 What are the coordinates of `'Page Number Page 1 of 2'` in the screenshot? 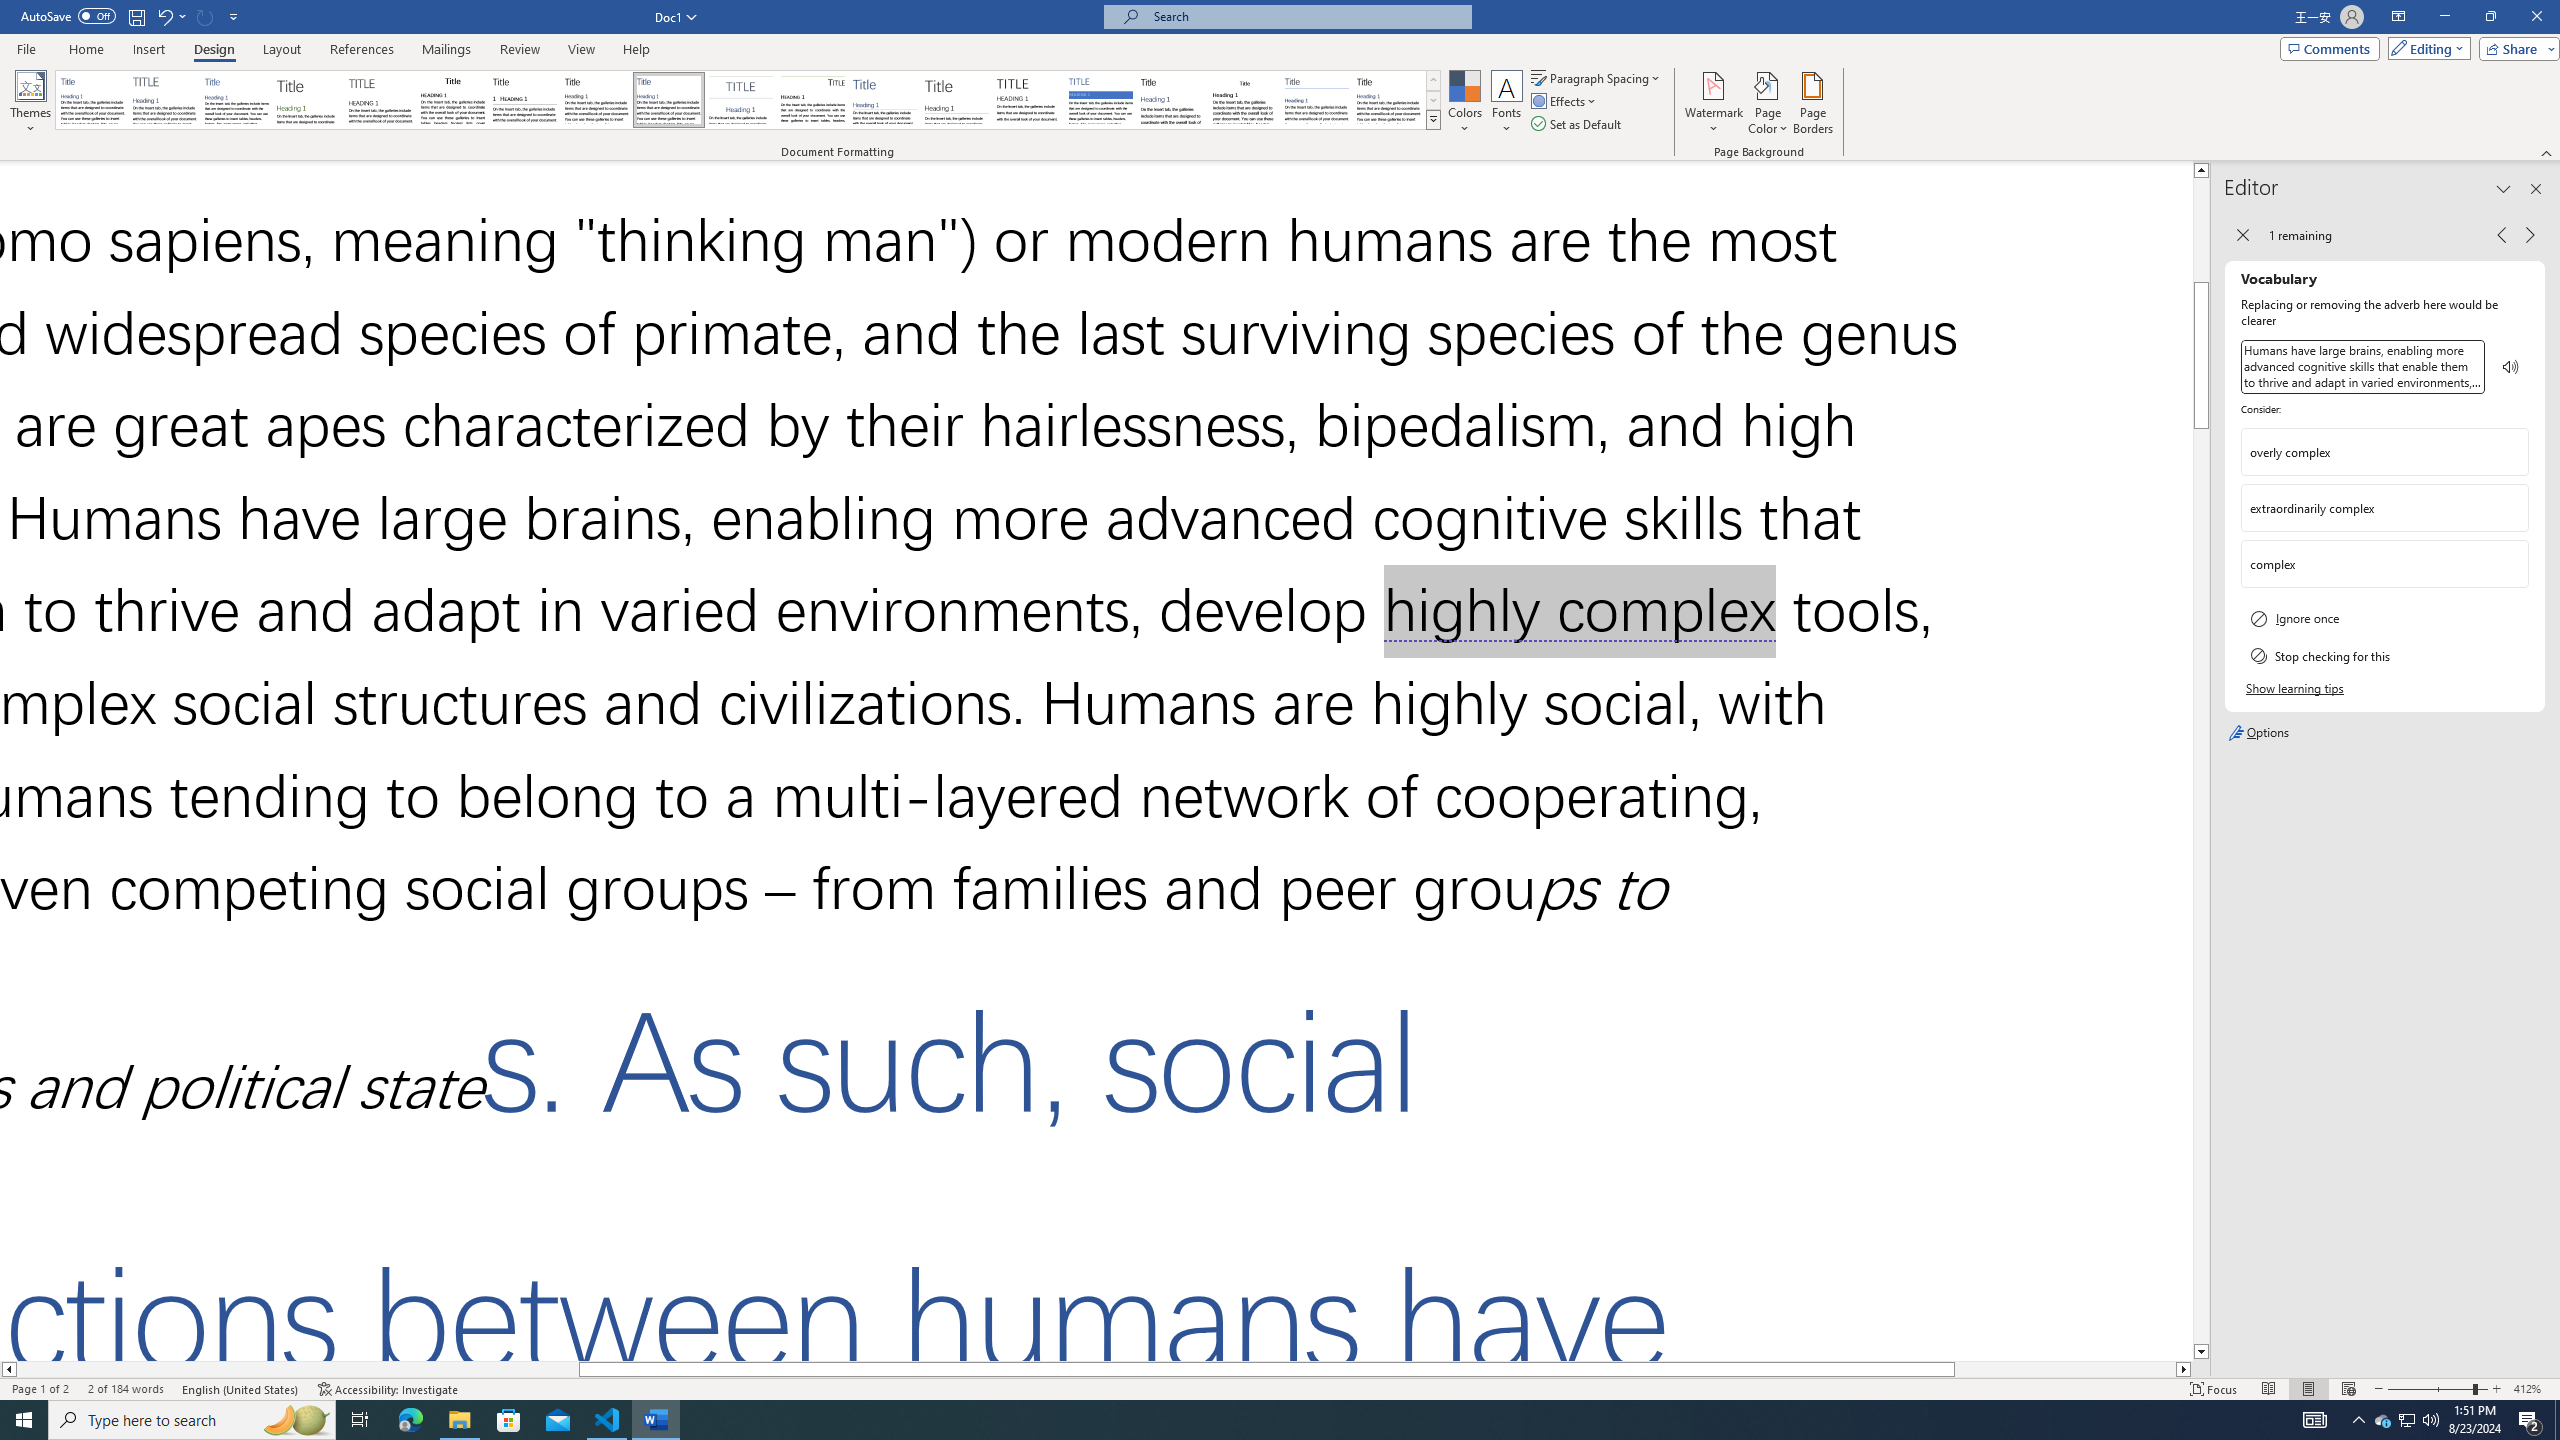 It's located at (40, 1389).